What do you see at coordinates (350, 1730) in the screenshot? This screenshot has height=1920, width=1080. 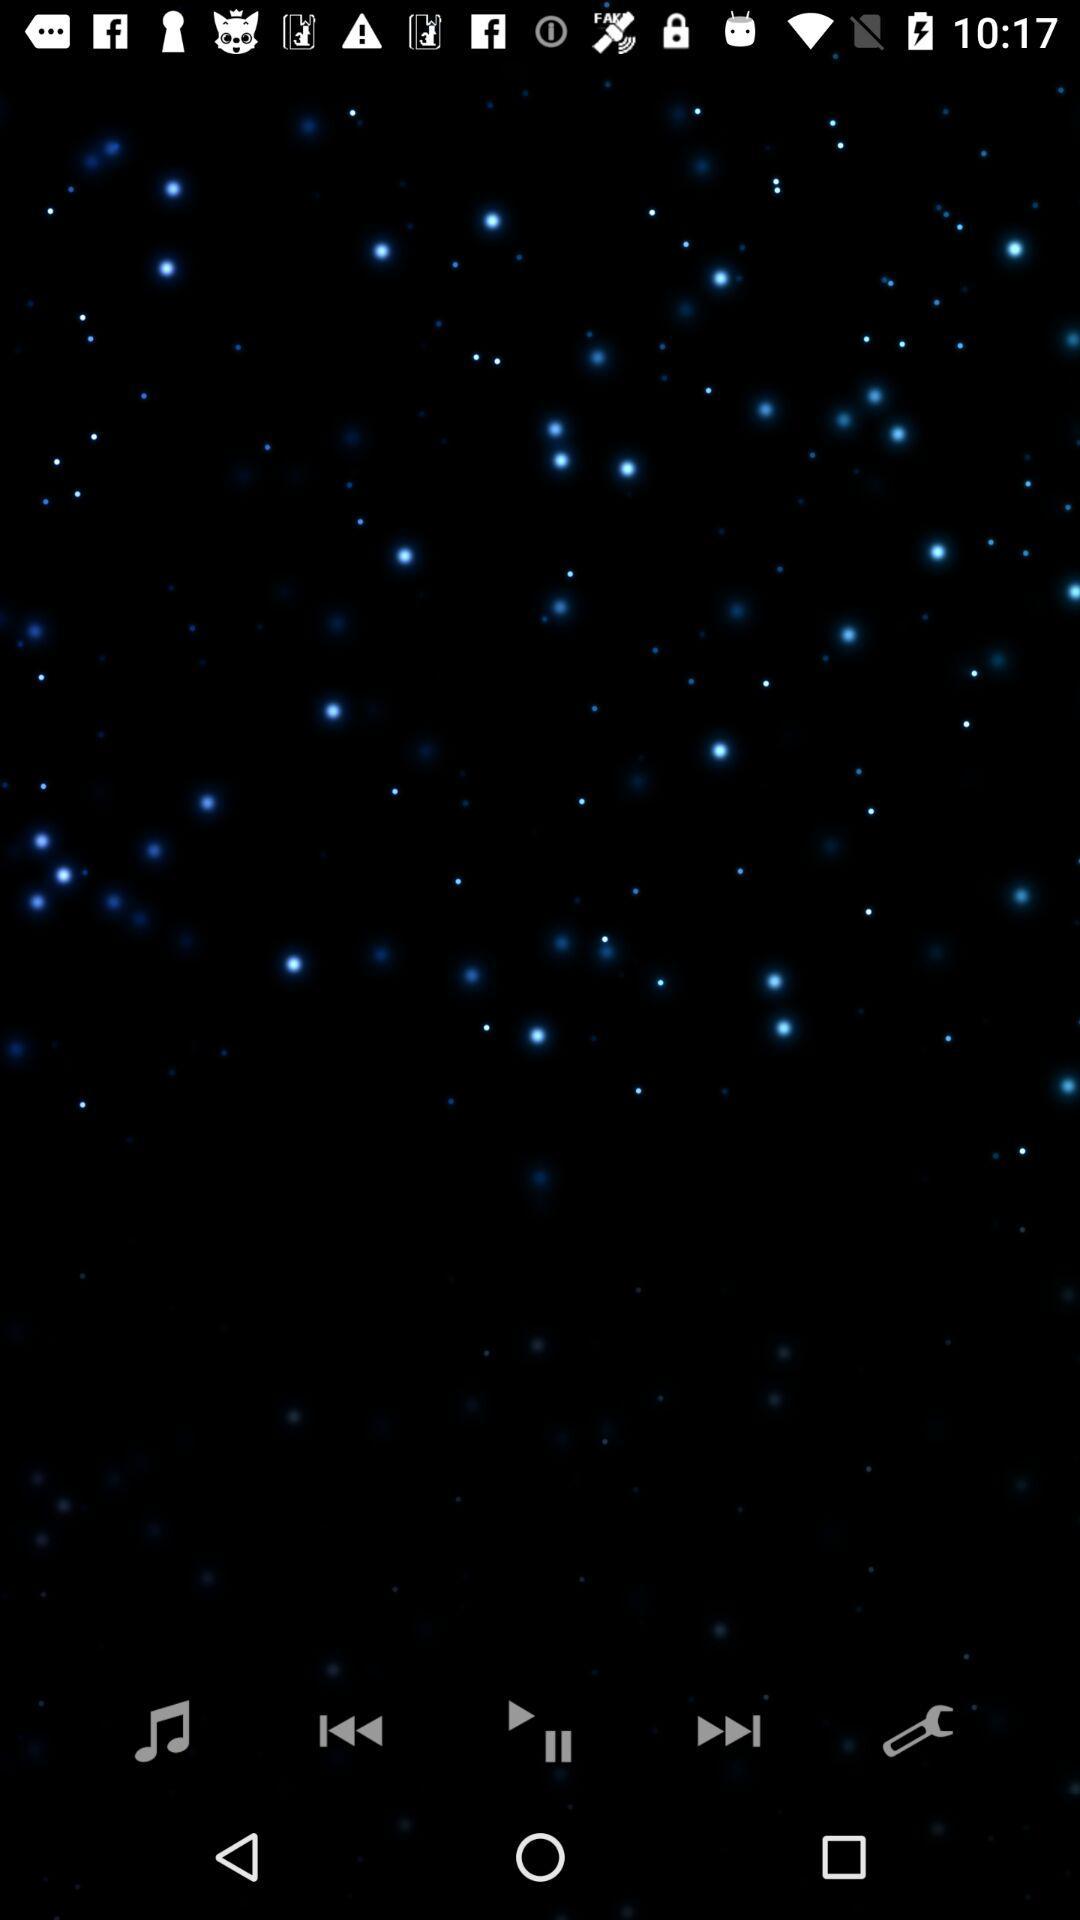 I see `the av_rewind icon` at bounding box center [350, 1730].